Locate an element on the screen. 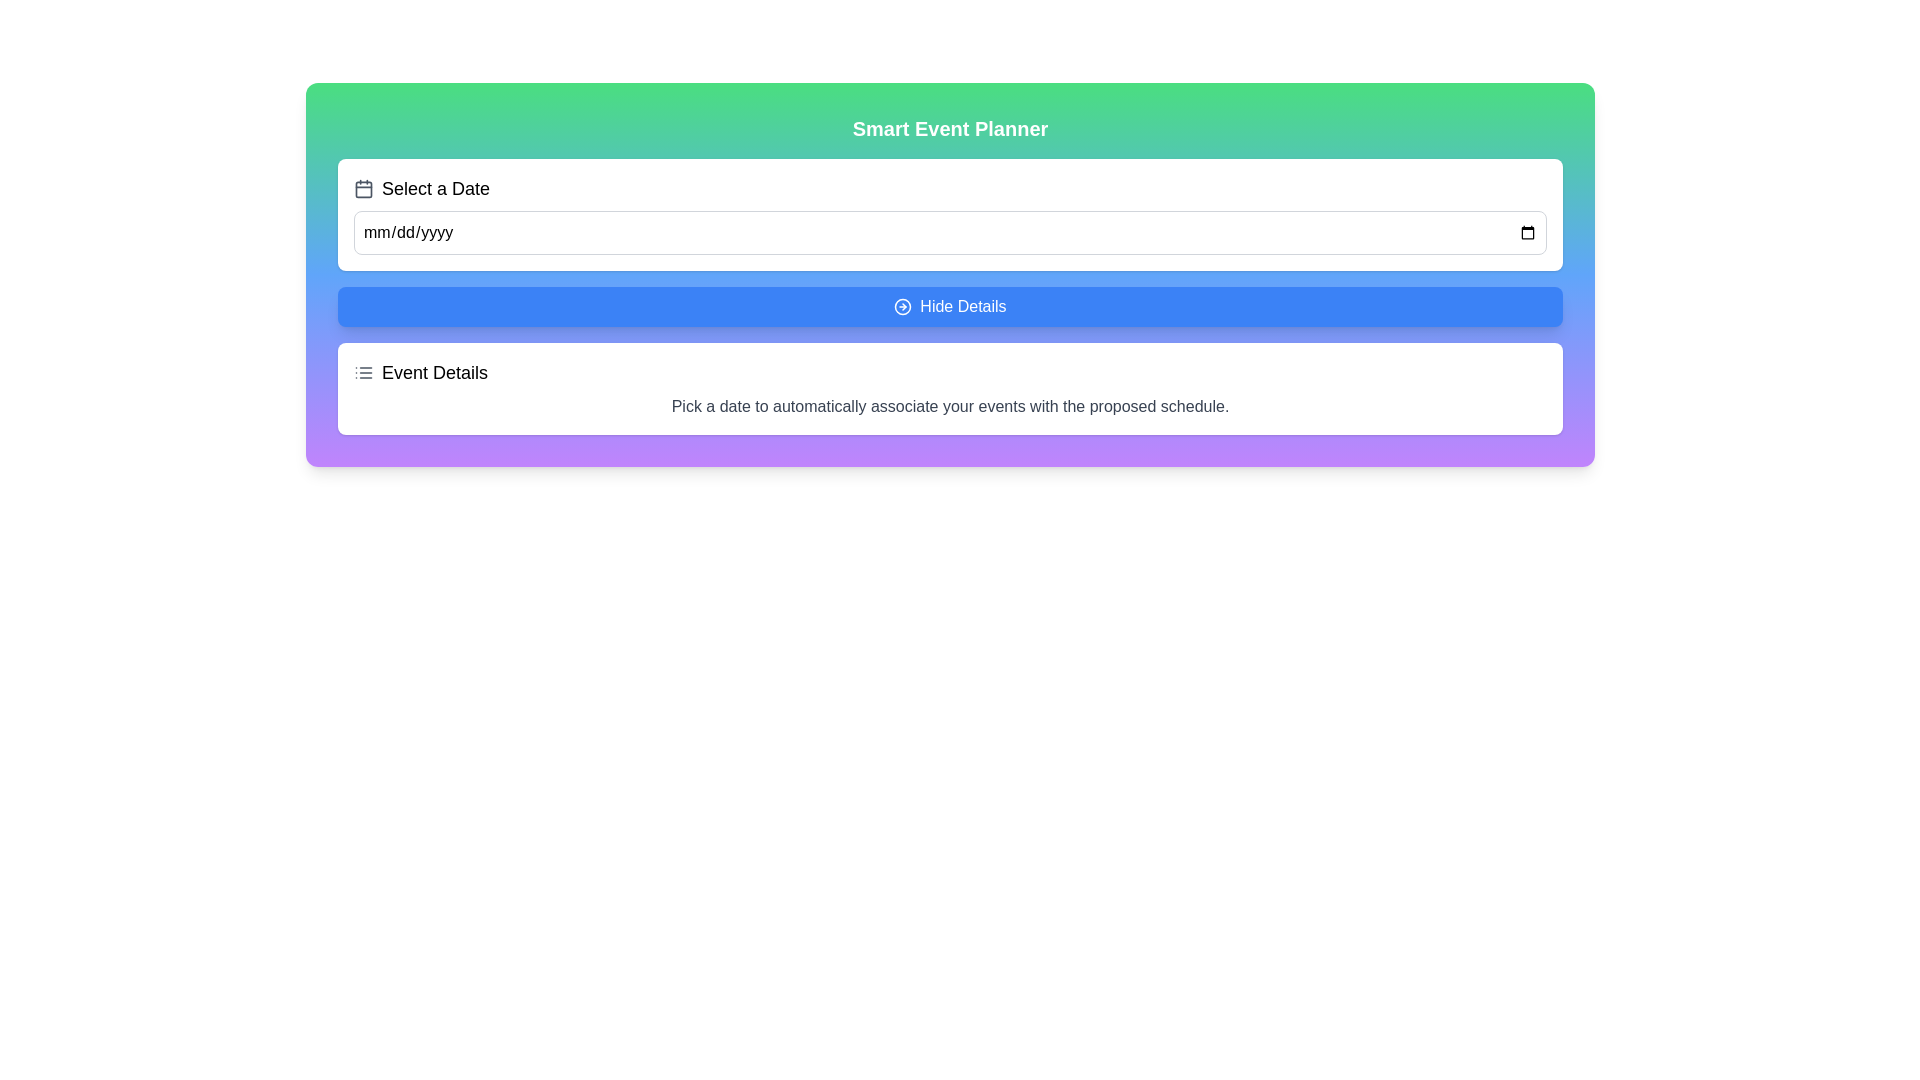 Image resolution: width=1920 pixels, height=1080 pixels. the calendar icon (SVG) next to the label 'Select a Date' as a visual cue is located at coordinates (364, 189).